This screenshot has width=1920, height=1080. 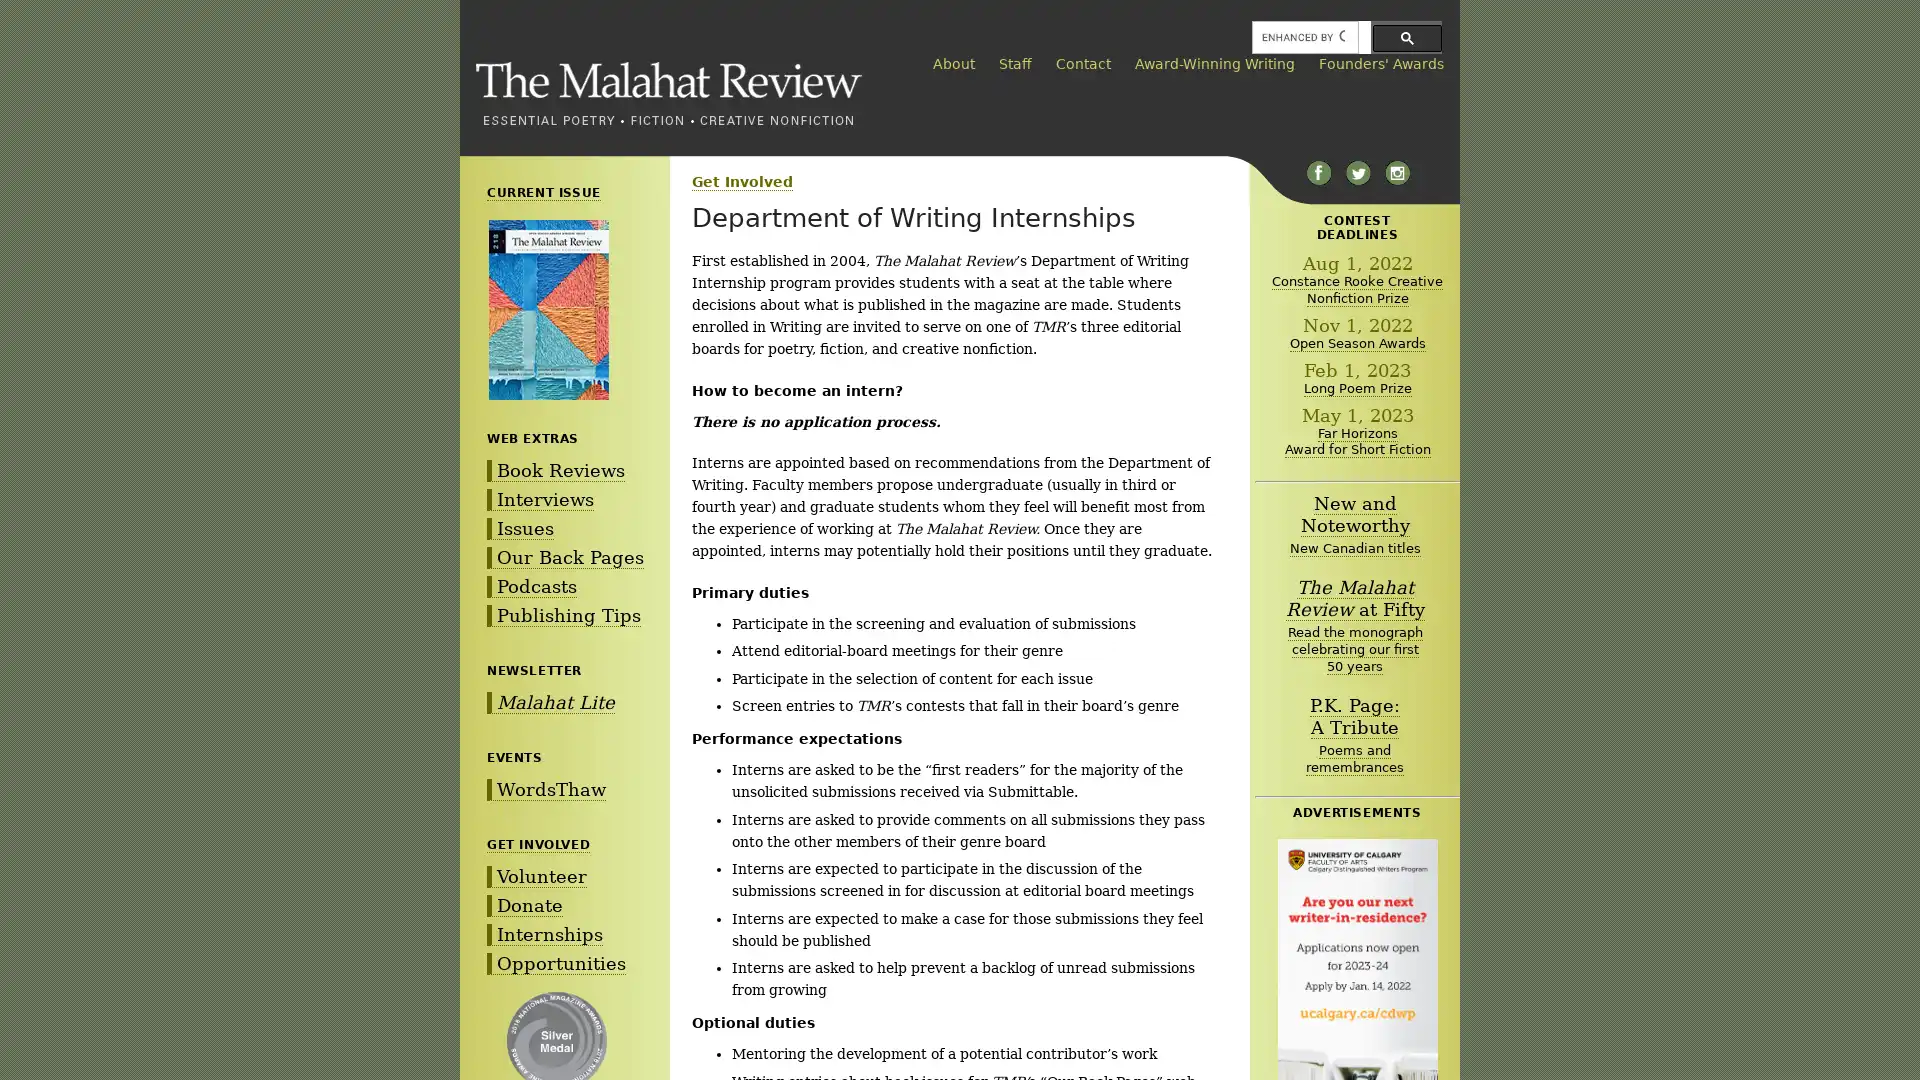 I want to click on search, so click(x=1406, y=37).